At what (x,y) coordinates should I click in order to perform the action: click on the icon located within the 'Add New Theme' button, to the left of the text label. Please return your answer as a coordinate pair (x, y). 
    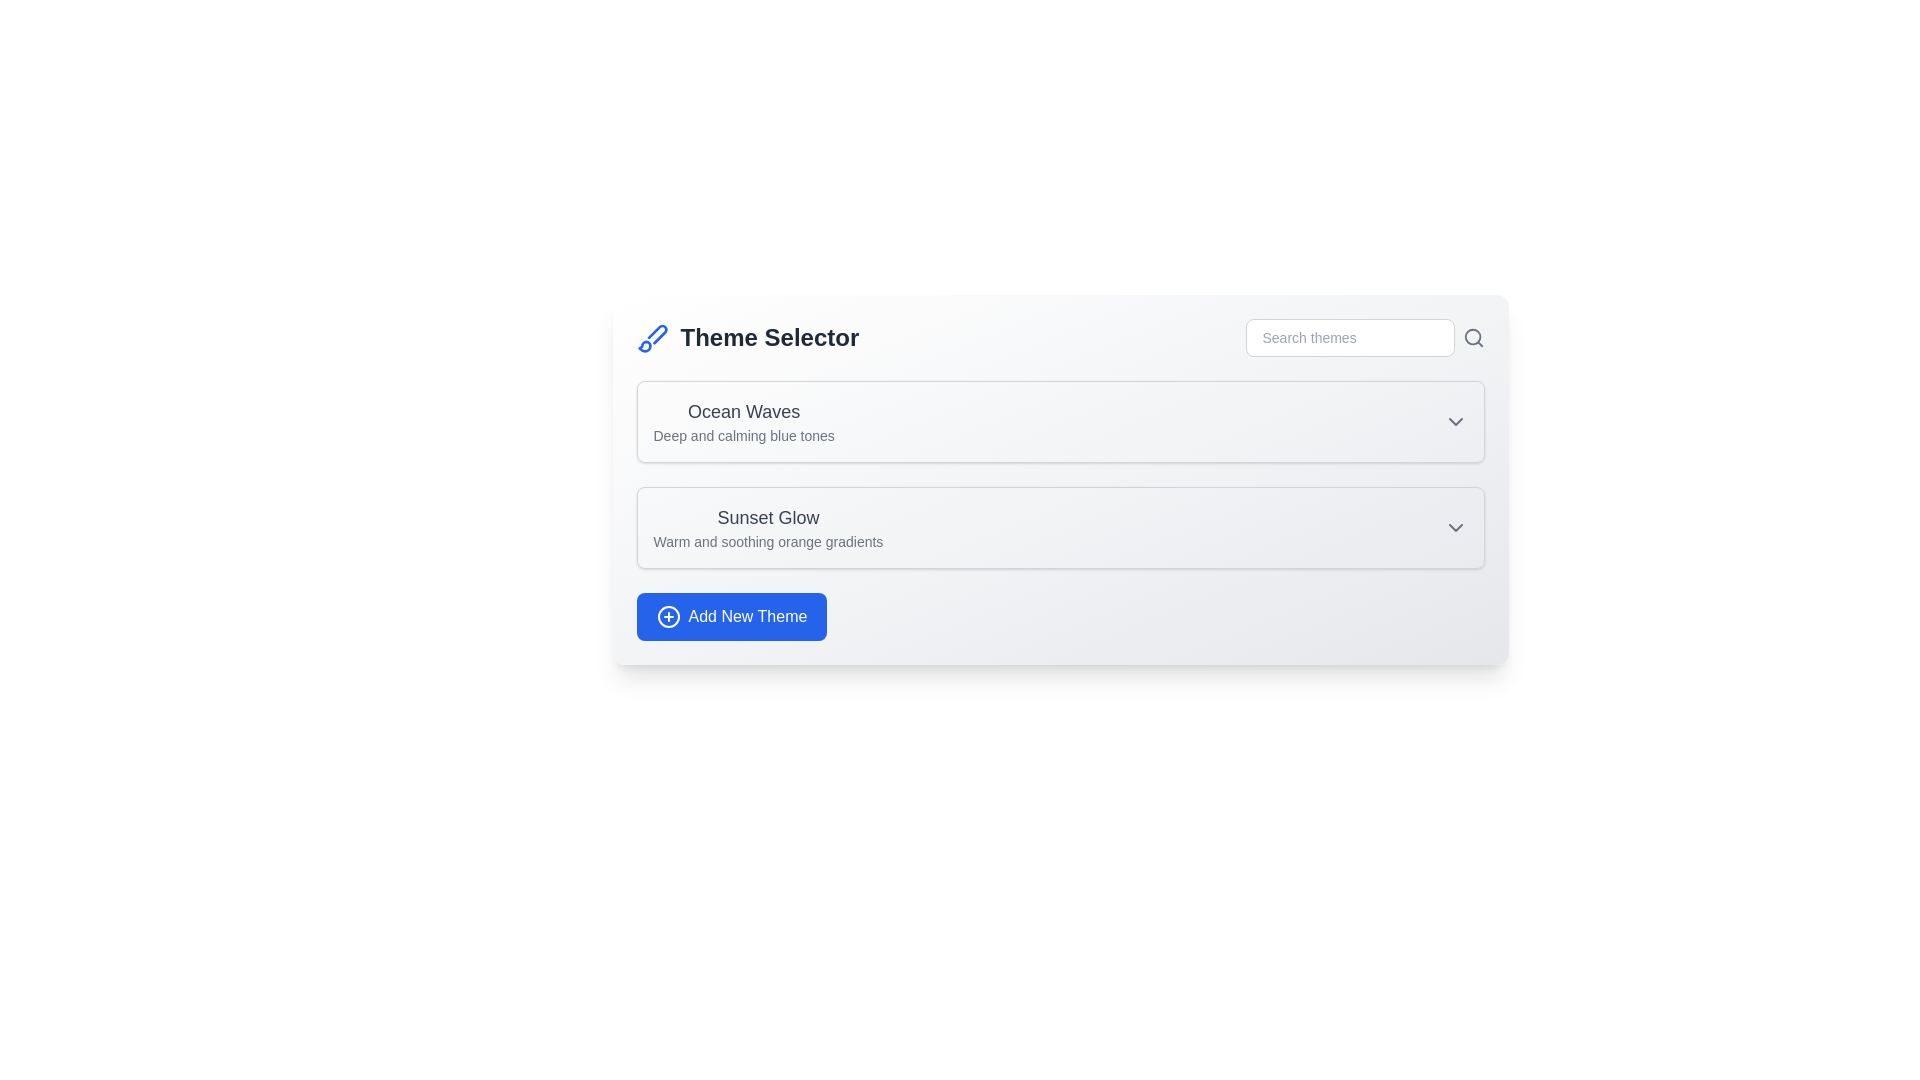
    Looking at the image, I should click on (668, 616).